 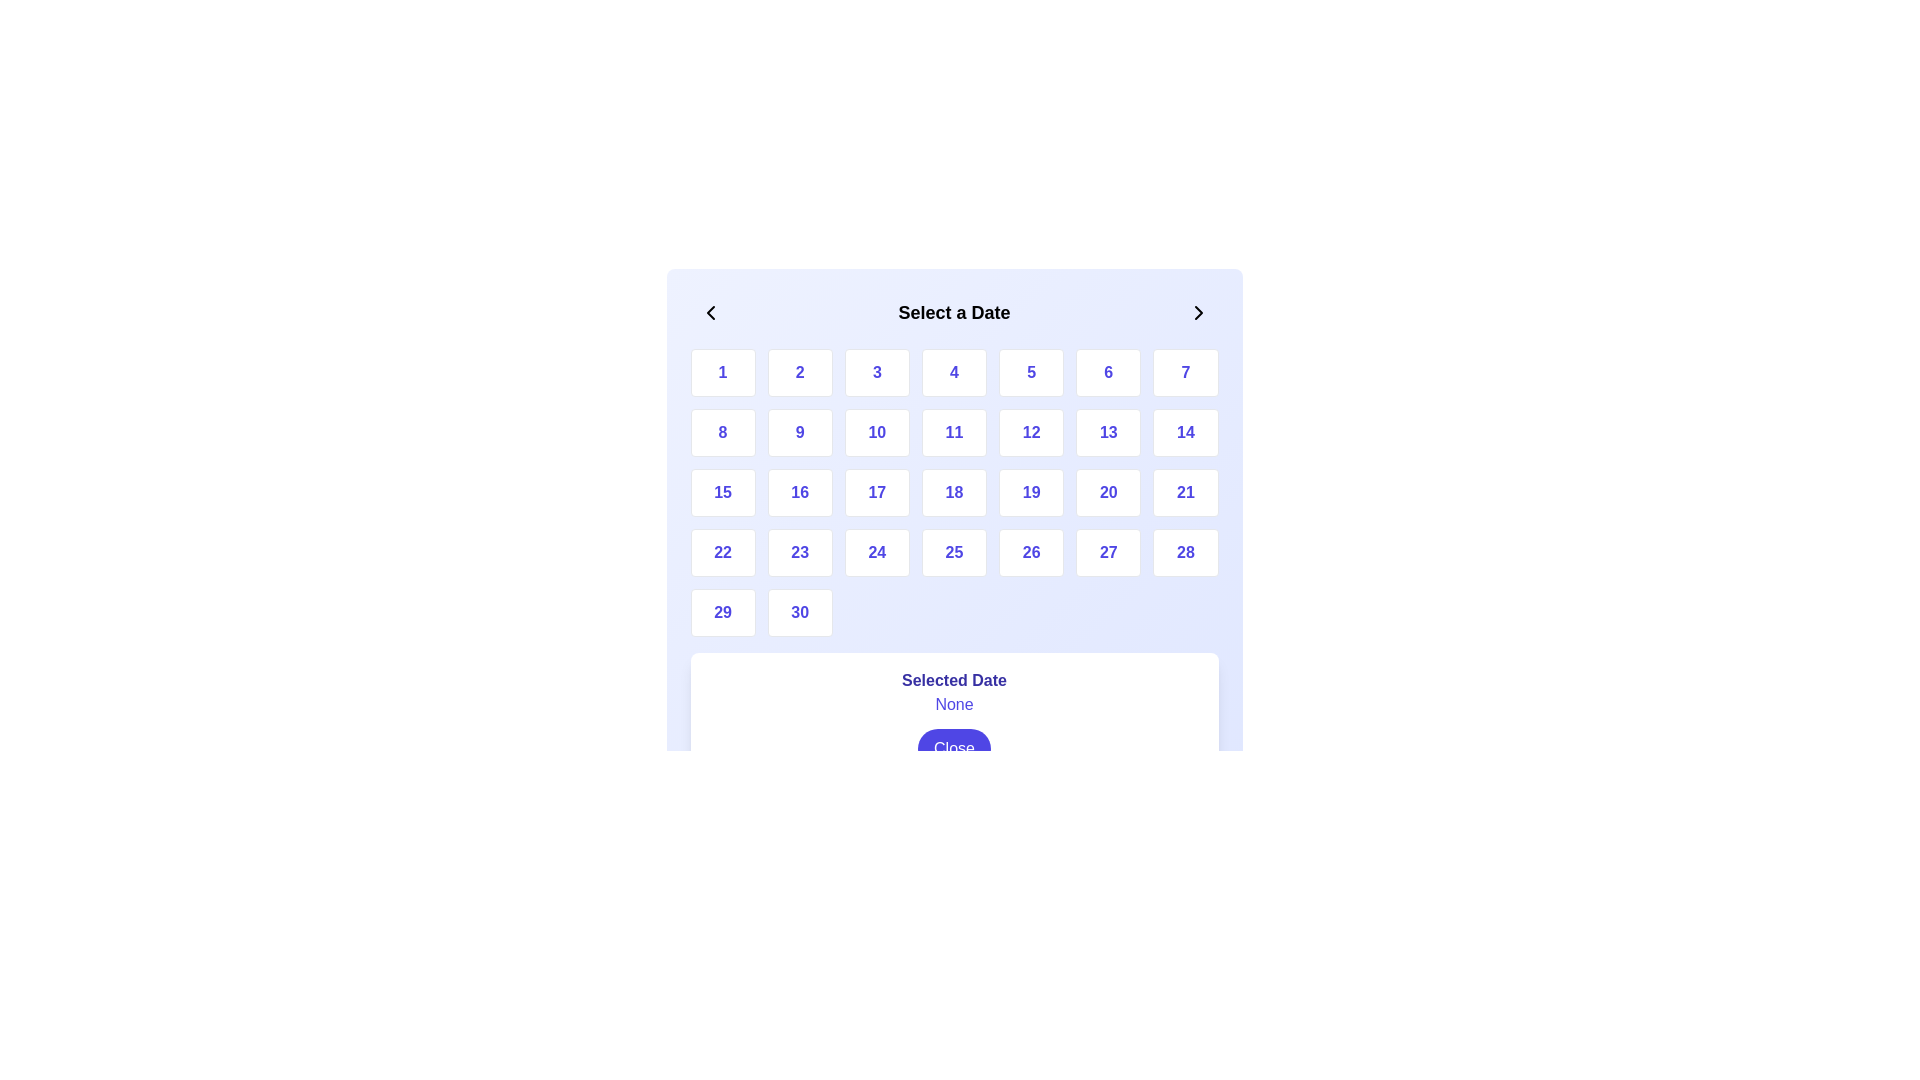 I want to click on the navigation icon located at the top-right corner of the date selection panel, adjacent to the 'Select a Date' header, so click(x=1198, y=312).